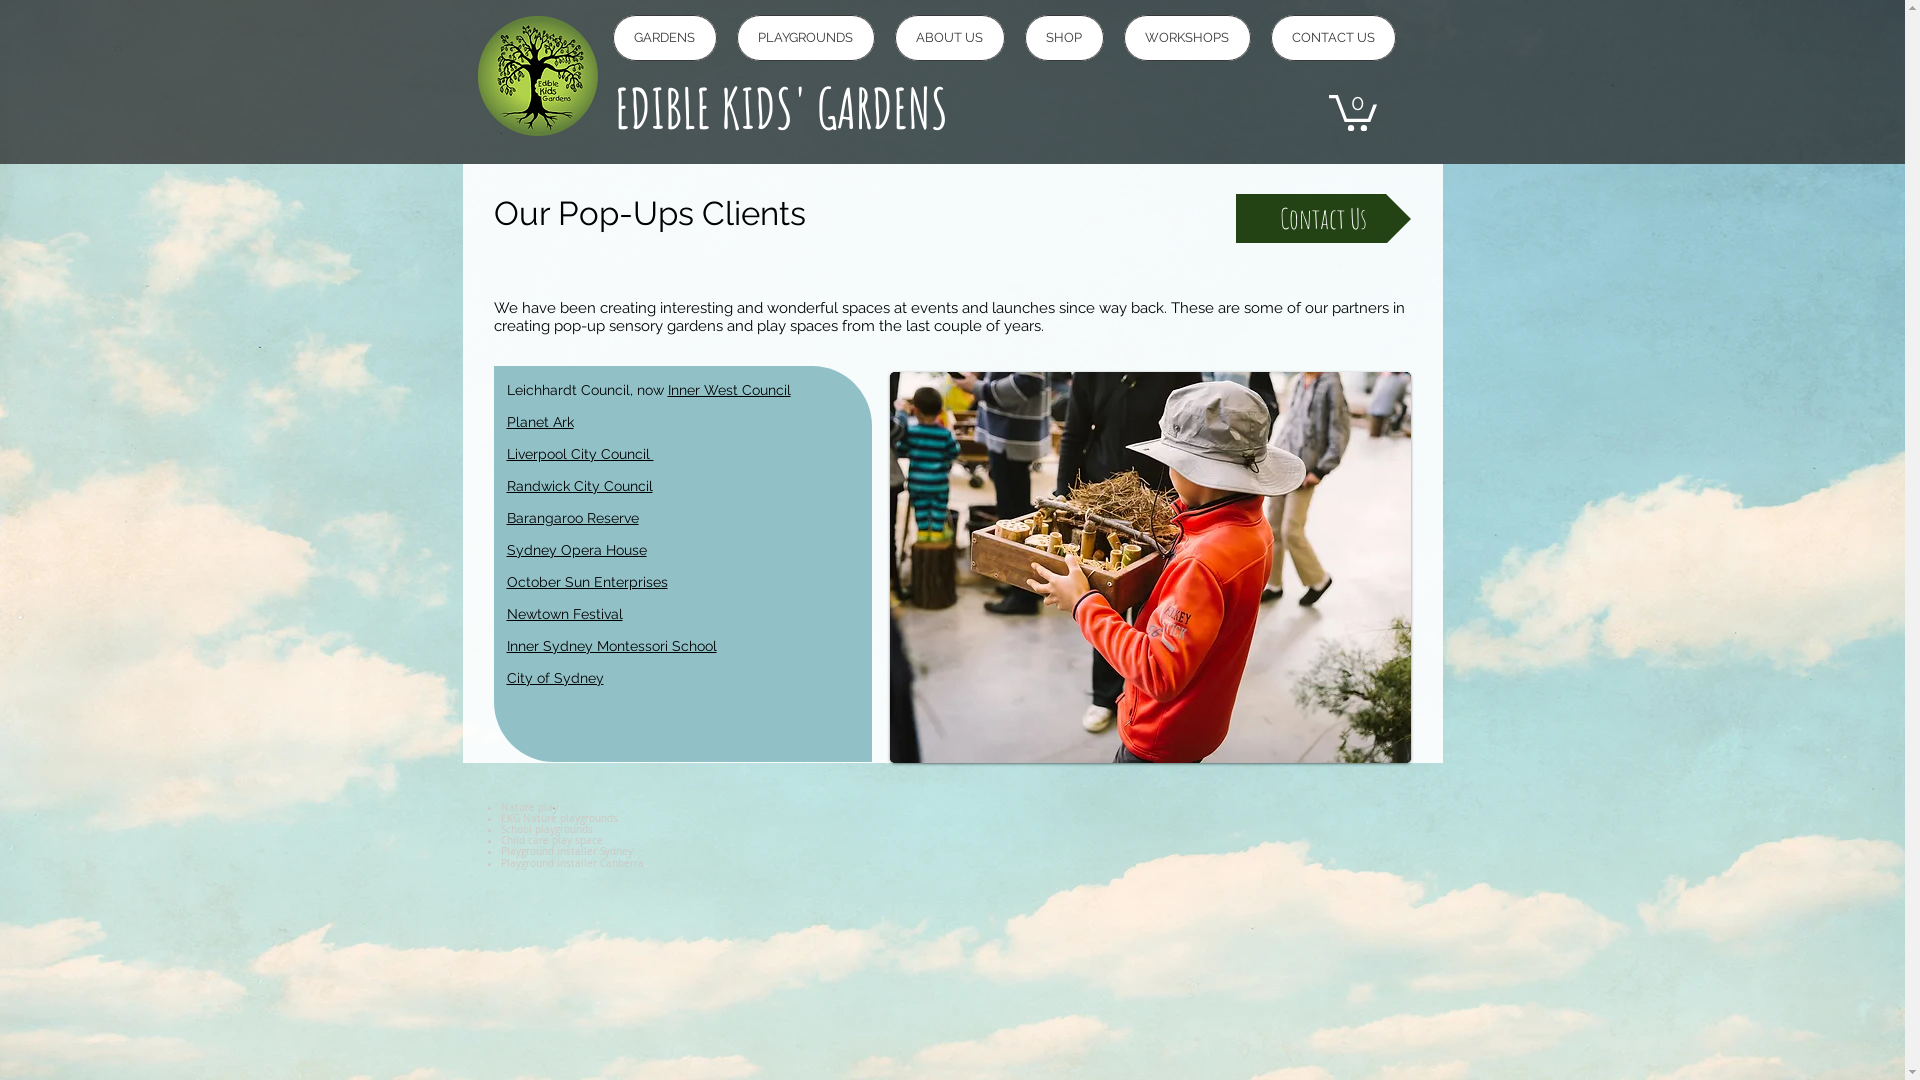 Image resolution: width=1920 pixels, height=1080 pixels. Describe the element at coordinates (539, 420) in the screenshot. I see `'Planet Ark'` at that location.